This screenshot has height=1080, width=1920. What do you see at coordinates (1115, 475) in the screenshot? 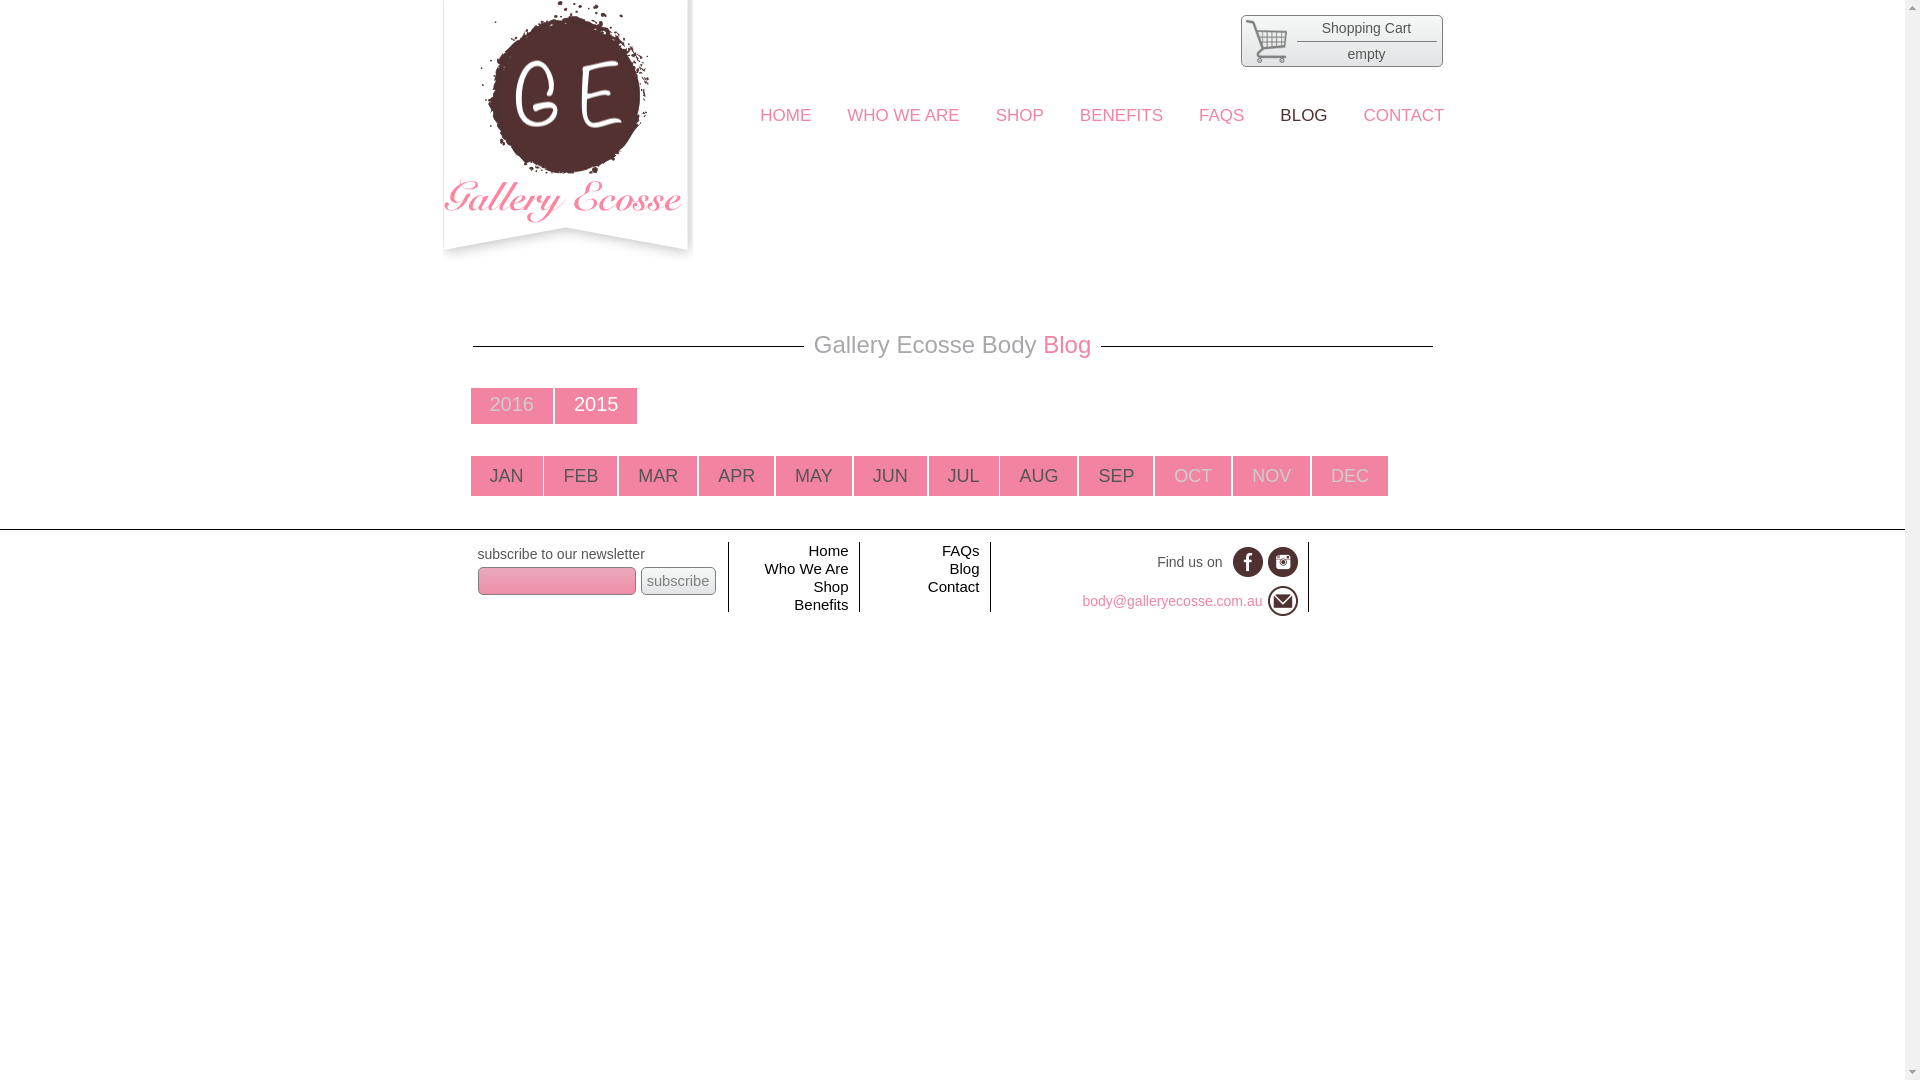
I see `'SEP'` at bounding box center [1115, 475].